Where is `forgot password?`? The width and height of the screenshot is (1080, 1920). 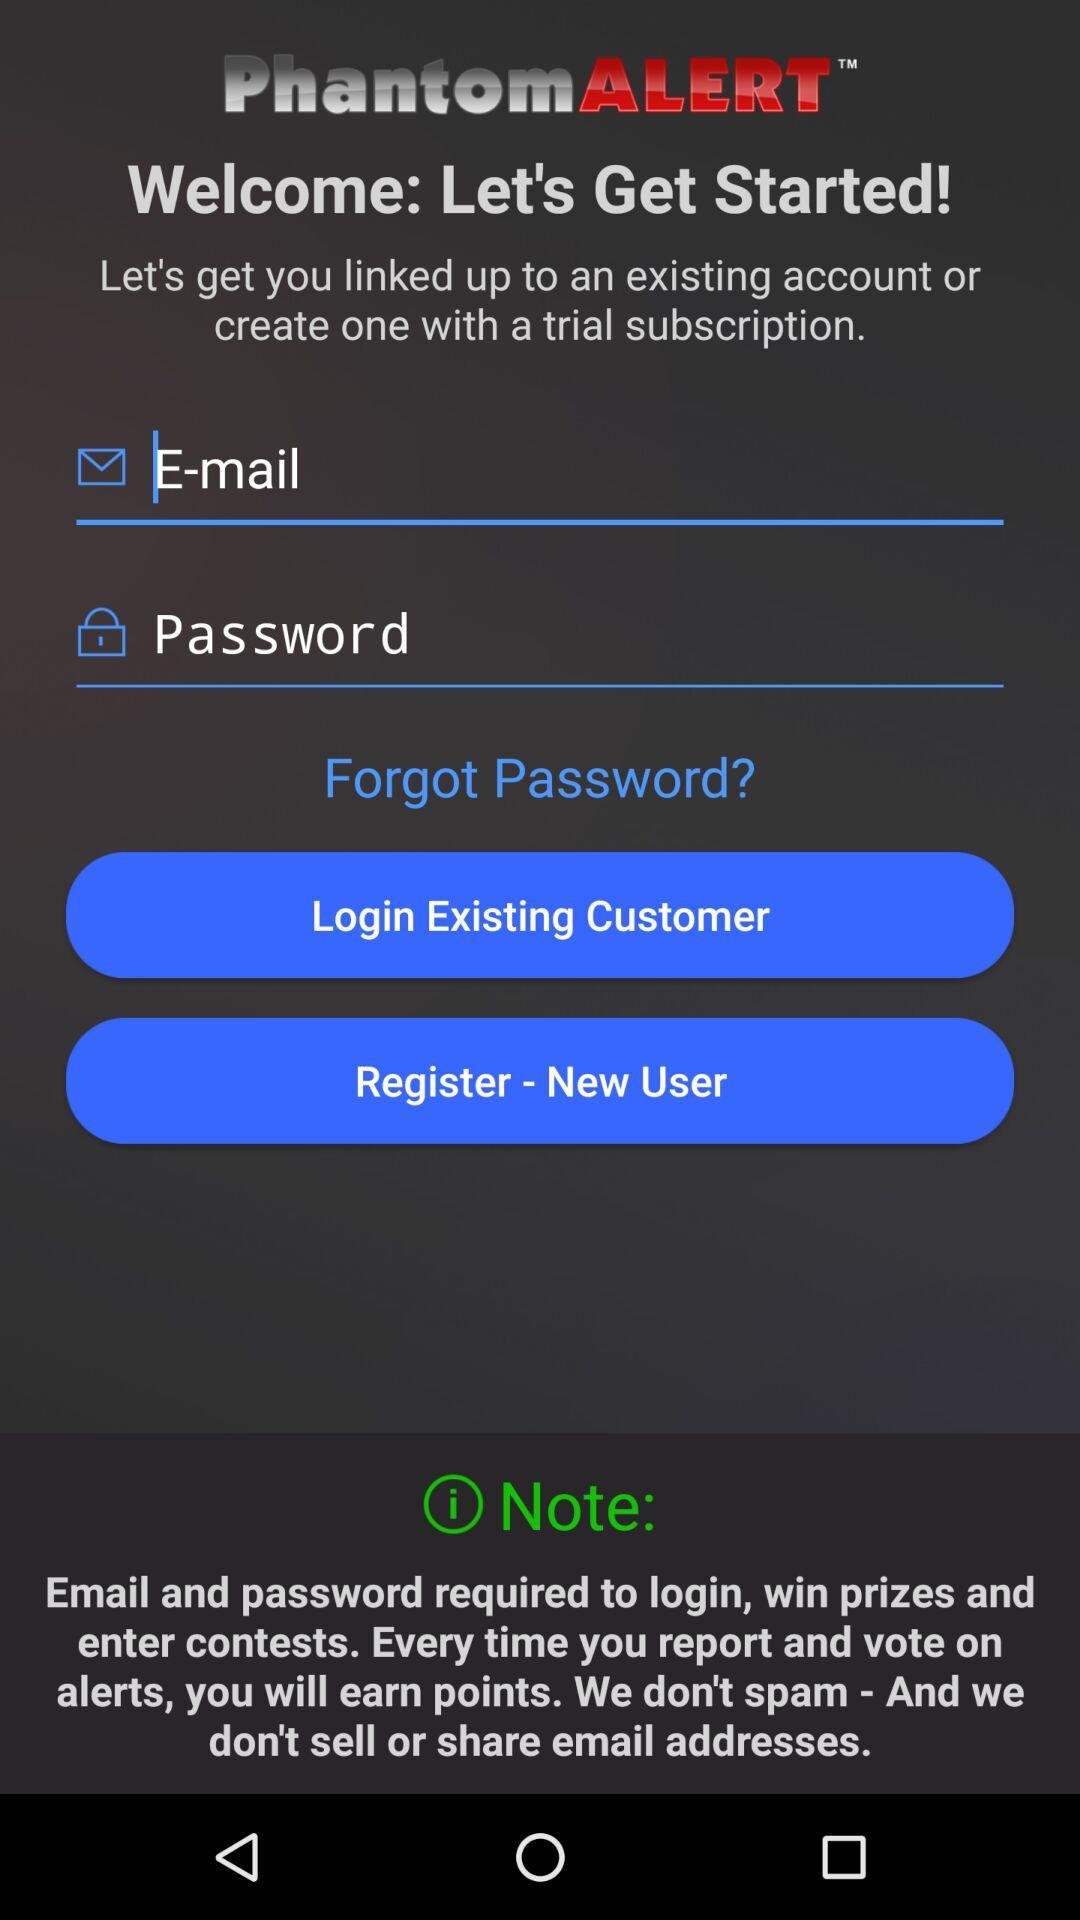
forgot password? is located at coordinates (538, 774).